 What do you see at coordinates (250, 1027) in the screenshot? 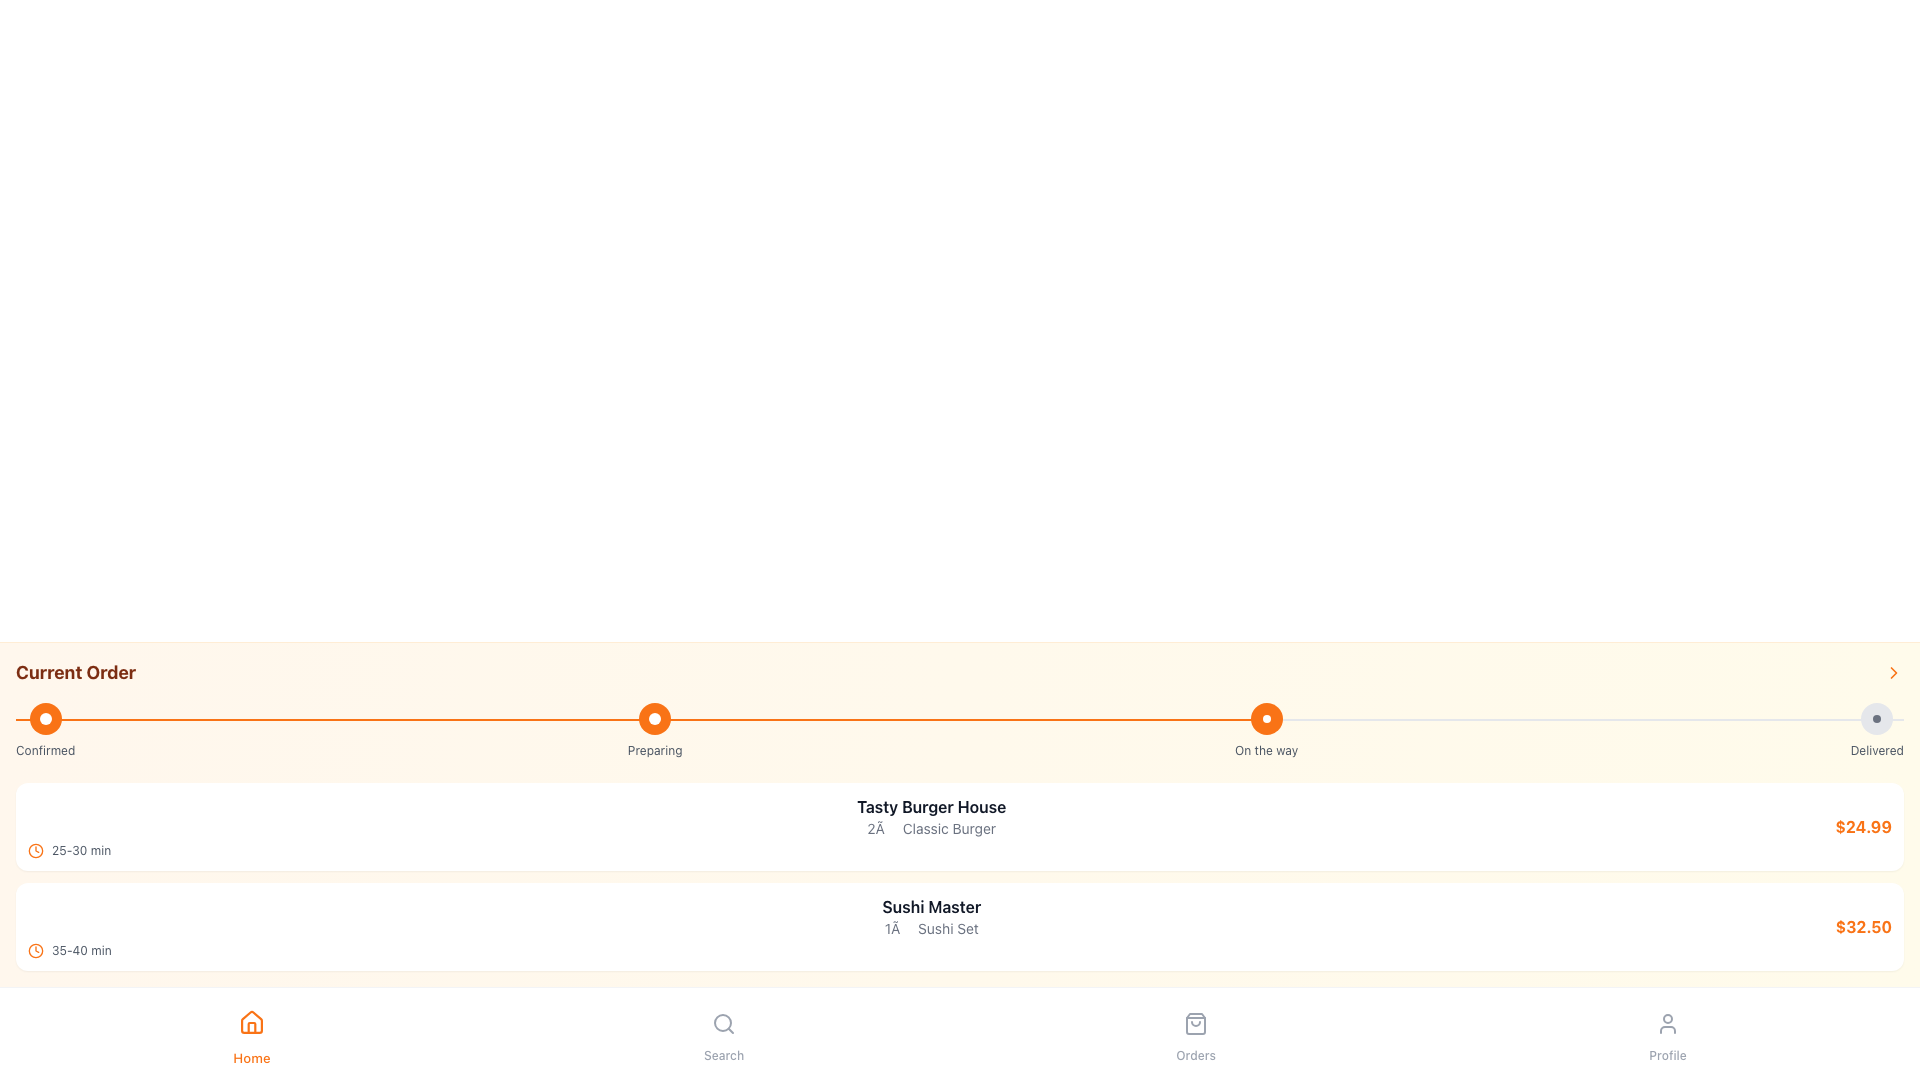
I see `the vertical line element within the house icon in the navigation bar at the bottom of the interface` at bounding box center [250, 1027].